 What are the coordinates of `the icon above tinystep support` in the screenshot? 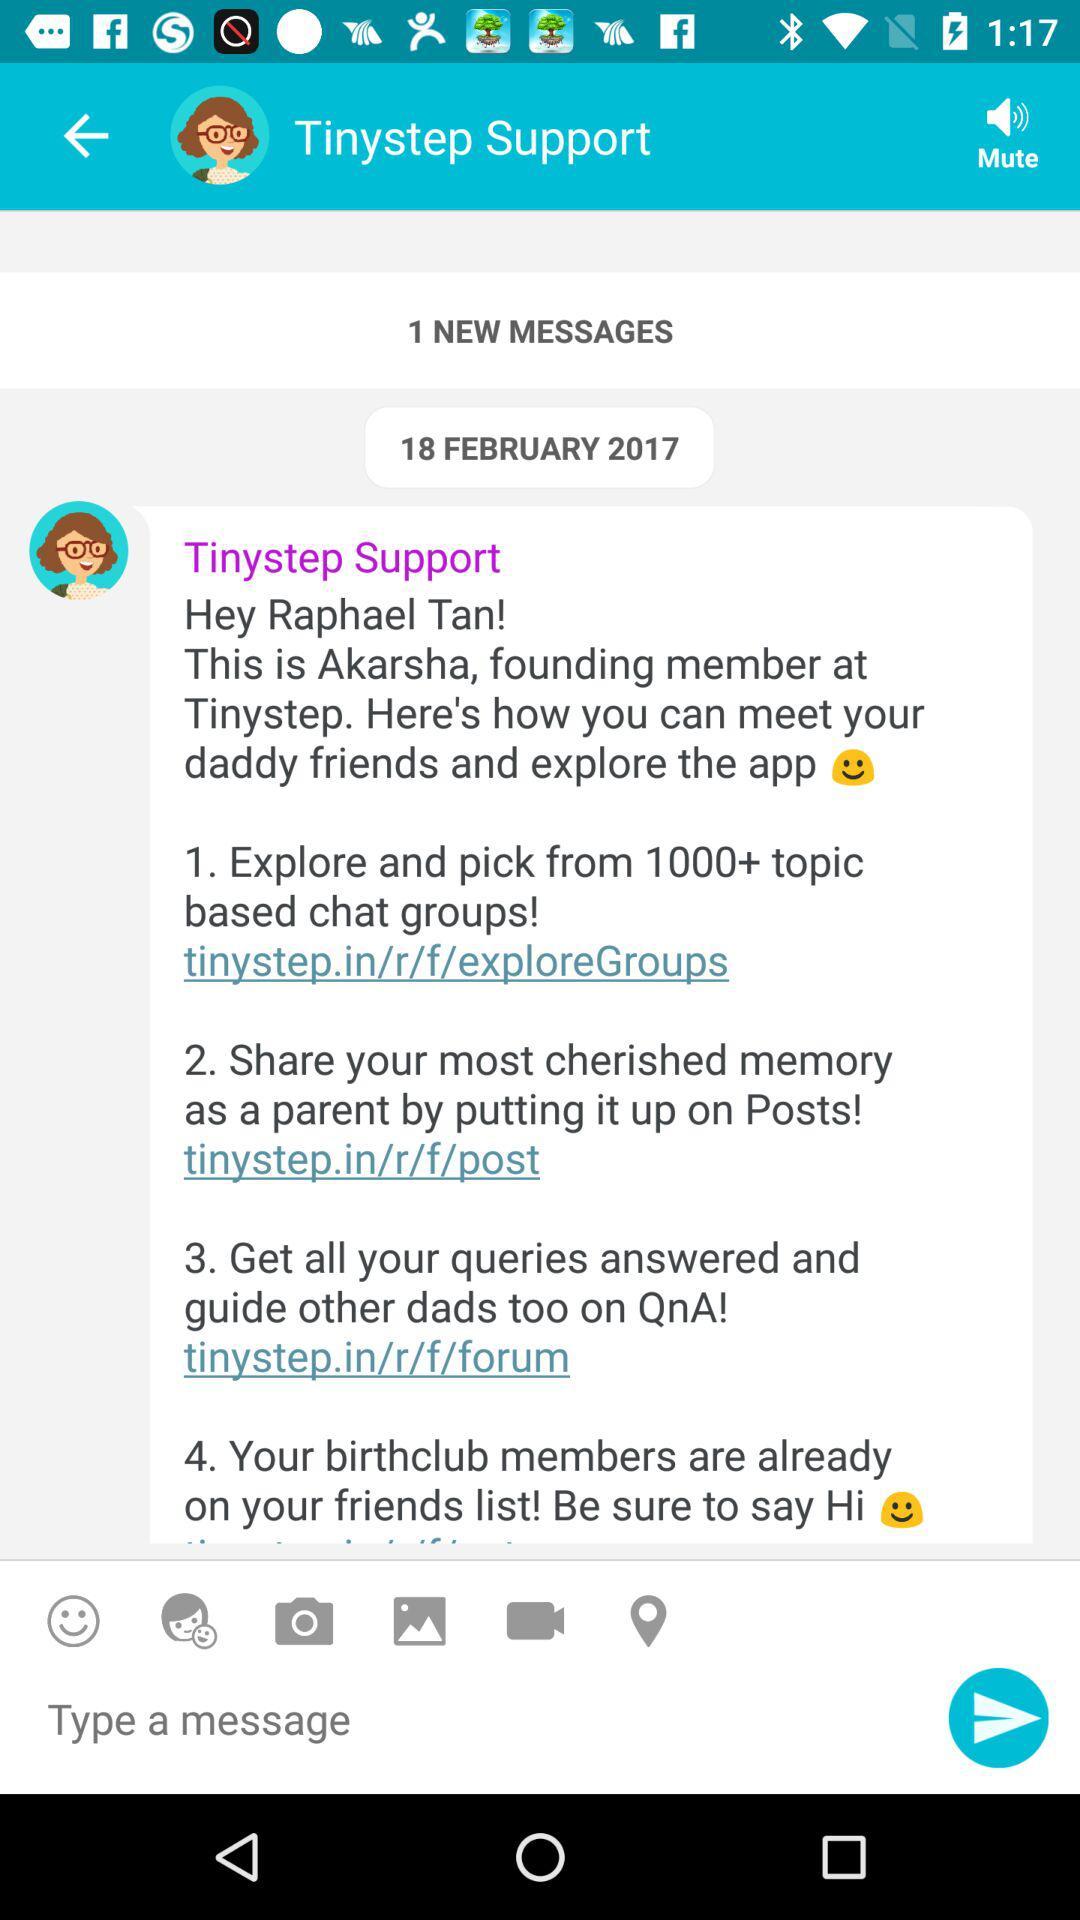 It's located at (538, 446).